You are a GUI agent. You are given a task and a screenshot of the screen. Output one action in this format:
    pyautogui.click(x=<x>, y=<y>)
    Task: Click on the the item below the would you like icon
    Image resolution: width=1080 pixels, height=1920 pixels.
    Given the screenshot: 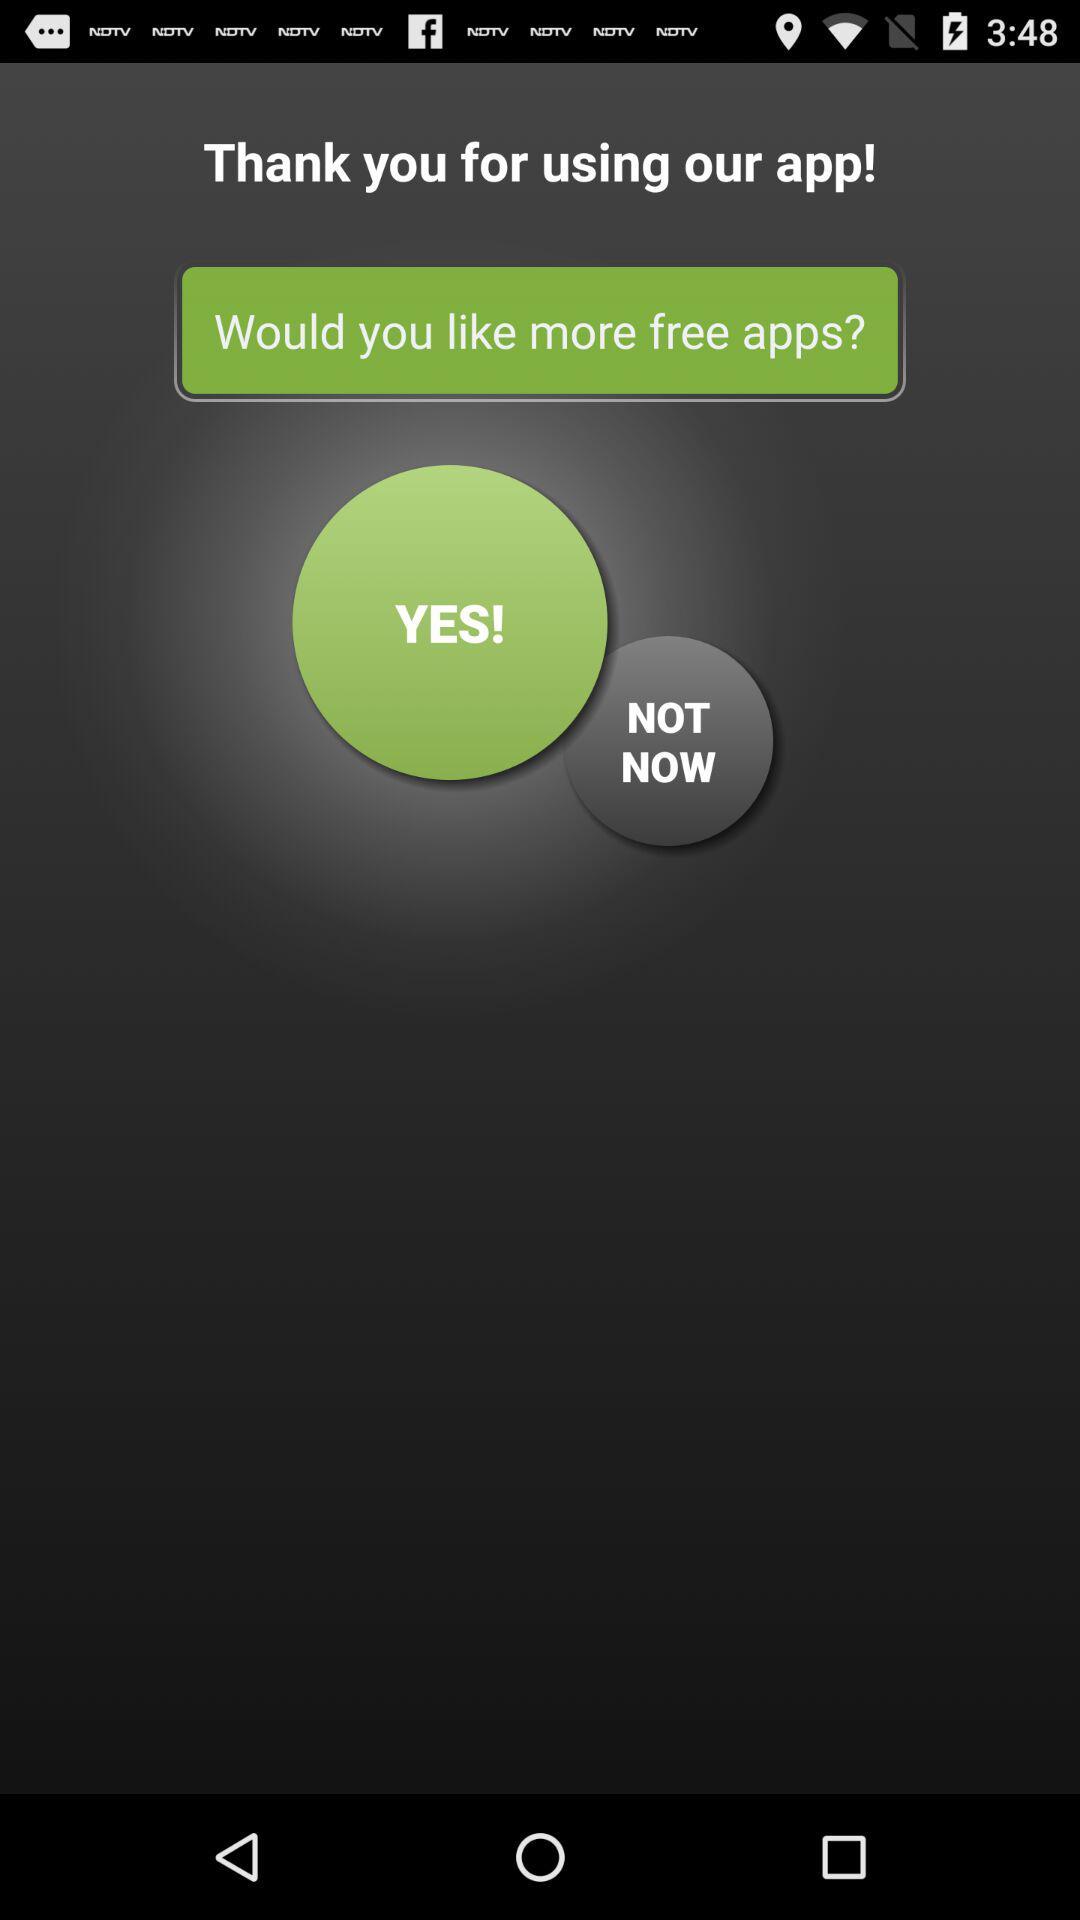 What is the action you would take?
    pyautogui.click(x=450, y=621)
    